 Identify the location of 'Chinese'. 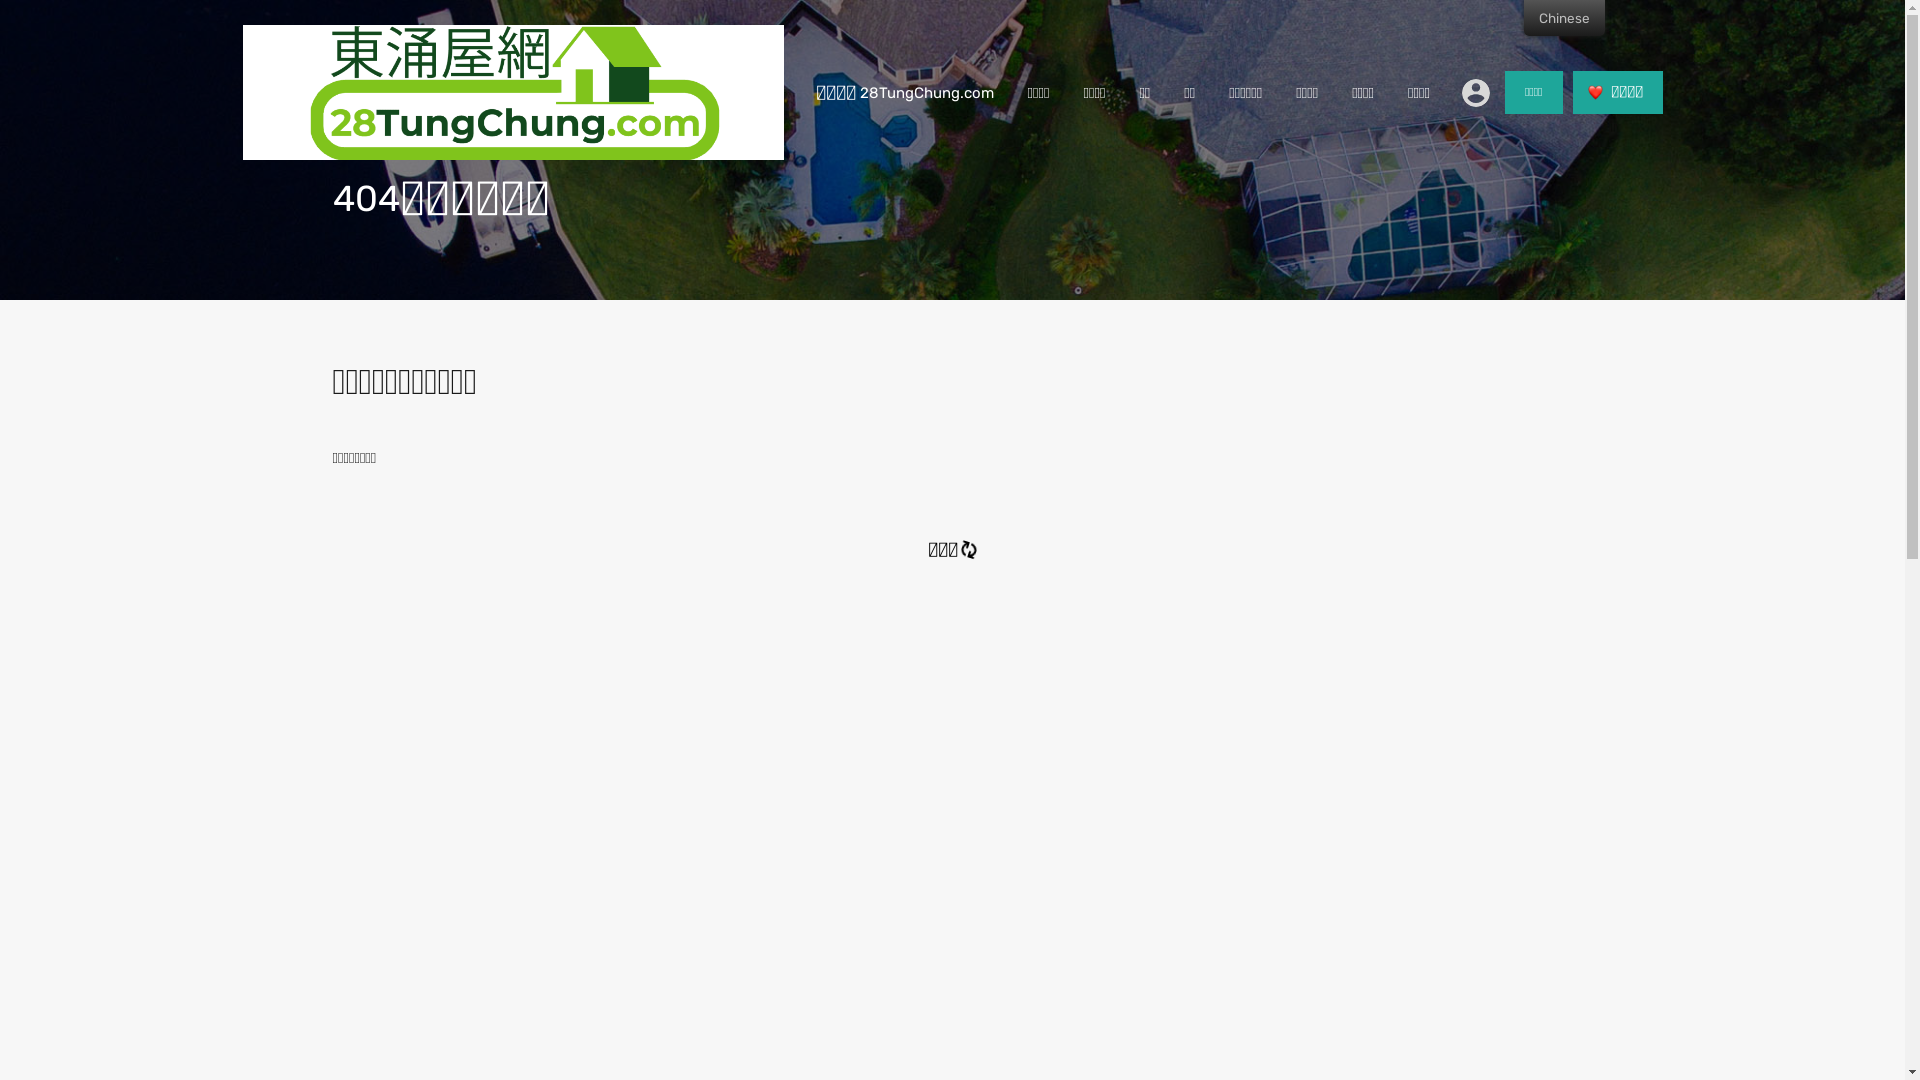
(1563, 18).